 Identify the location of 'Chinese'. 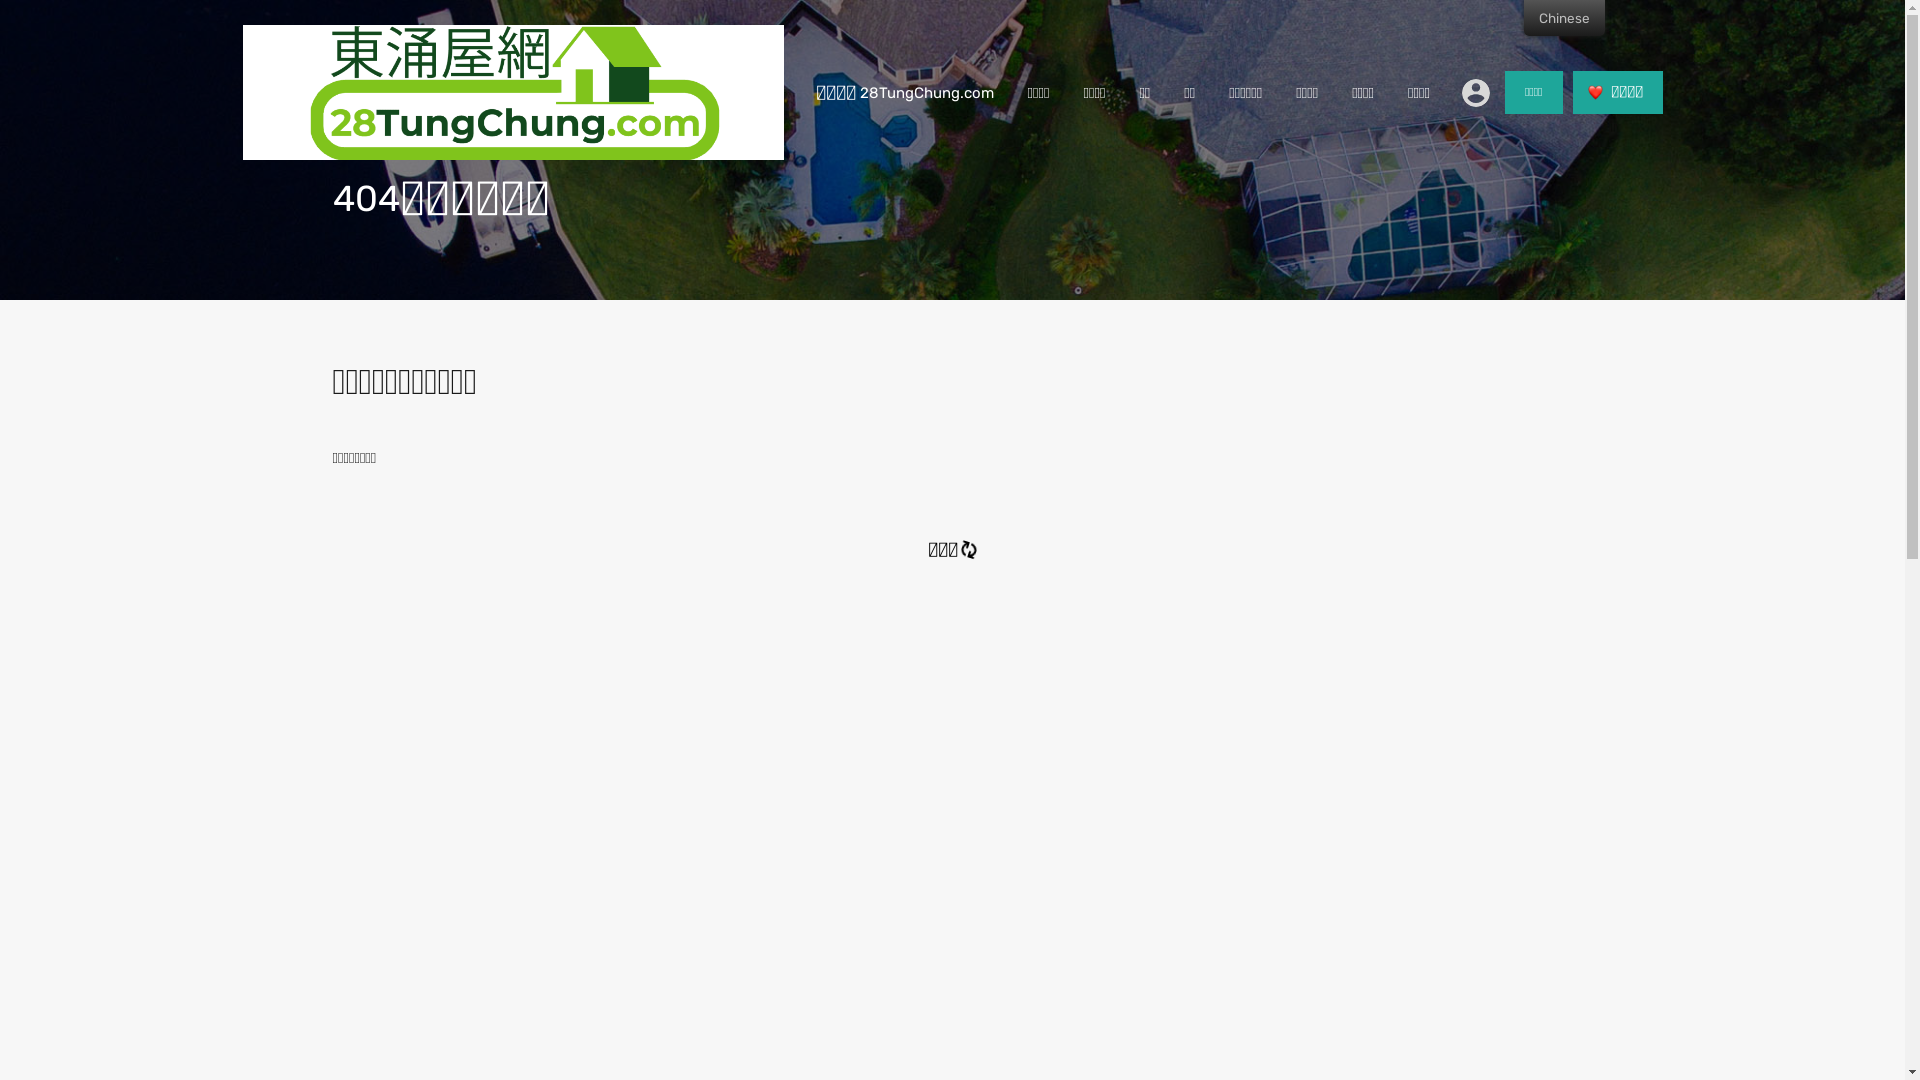
(1563, 18).